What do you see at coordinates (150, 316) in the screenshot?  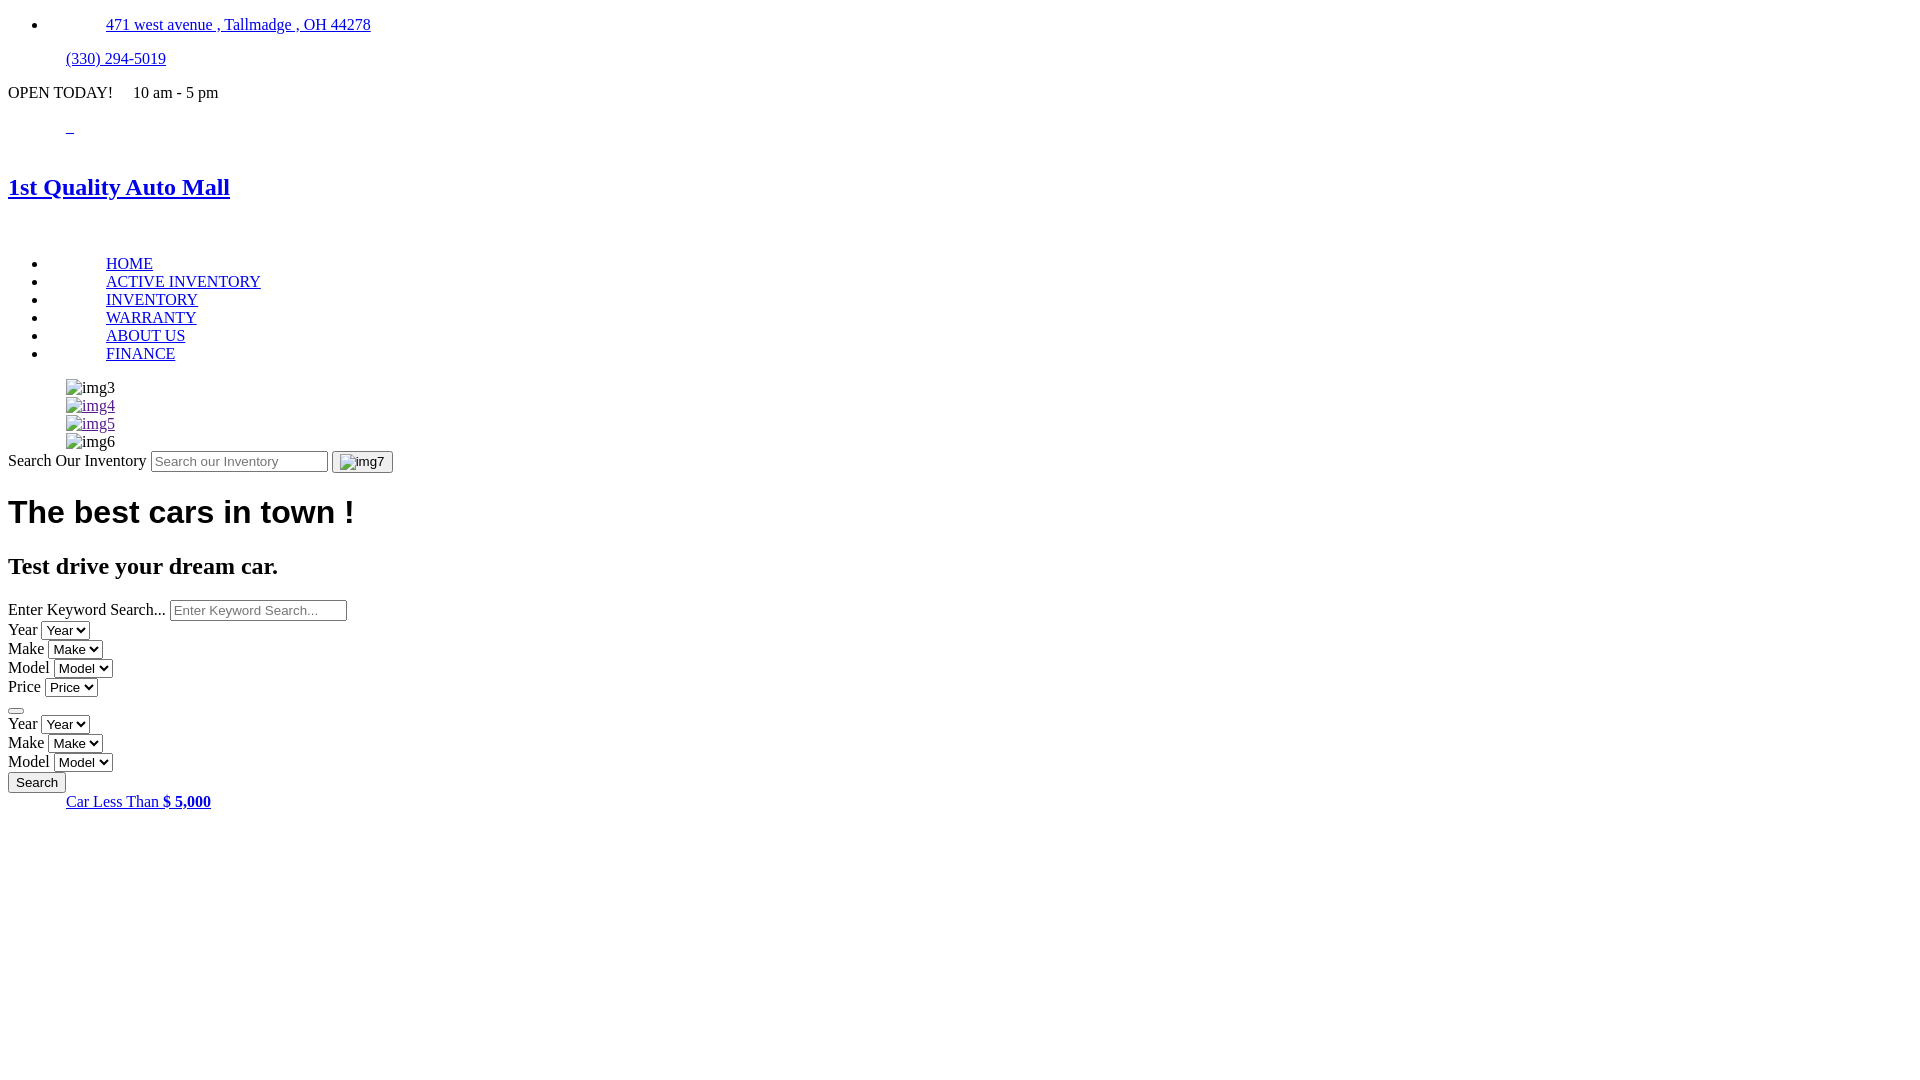 I see `'WARRANTY'` at bounding box center [150, 316].